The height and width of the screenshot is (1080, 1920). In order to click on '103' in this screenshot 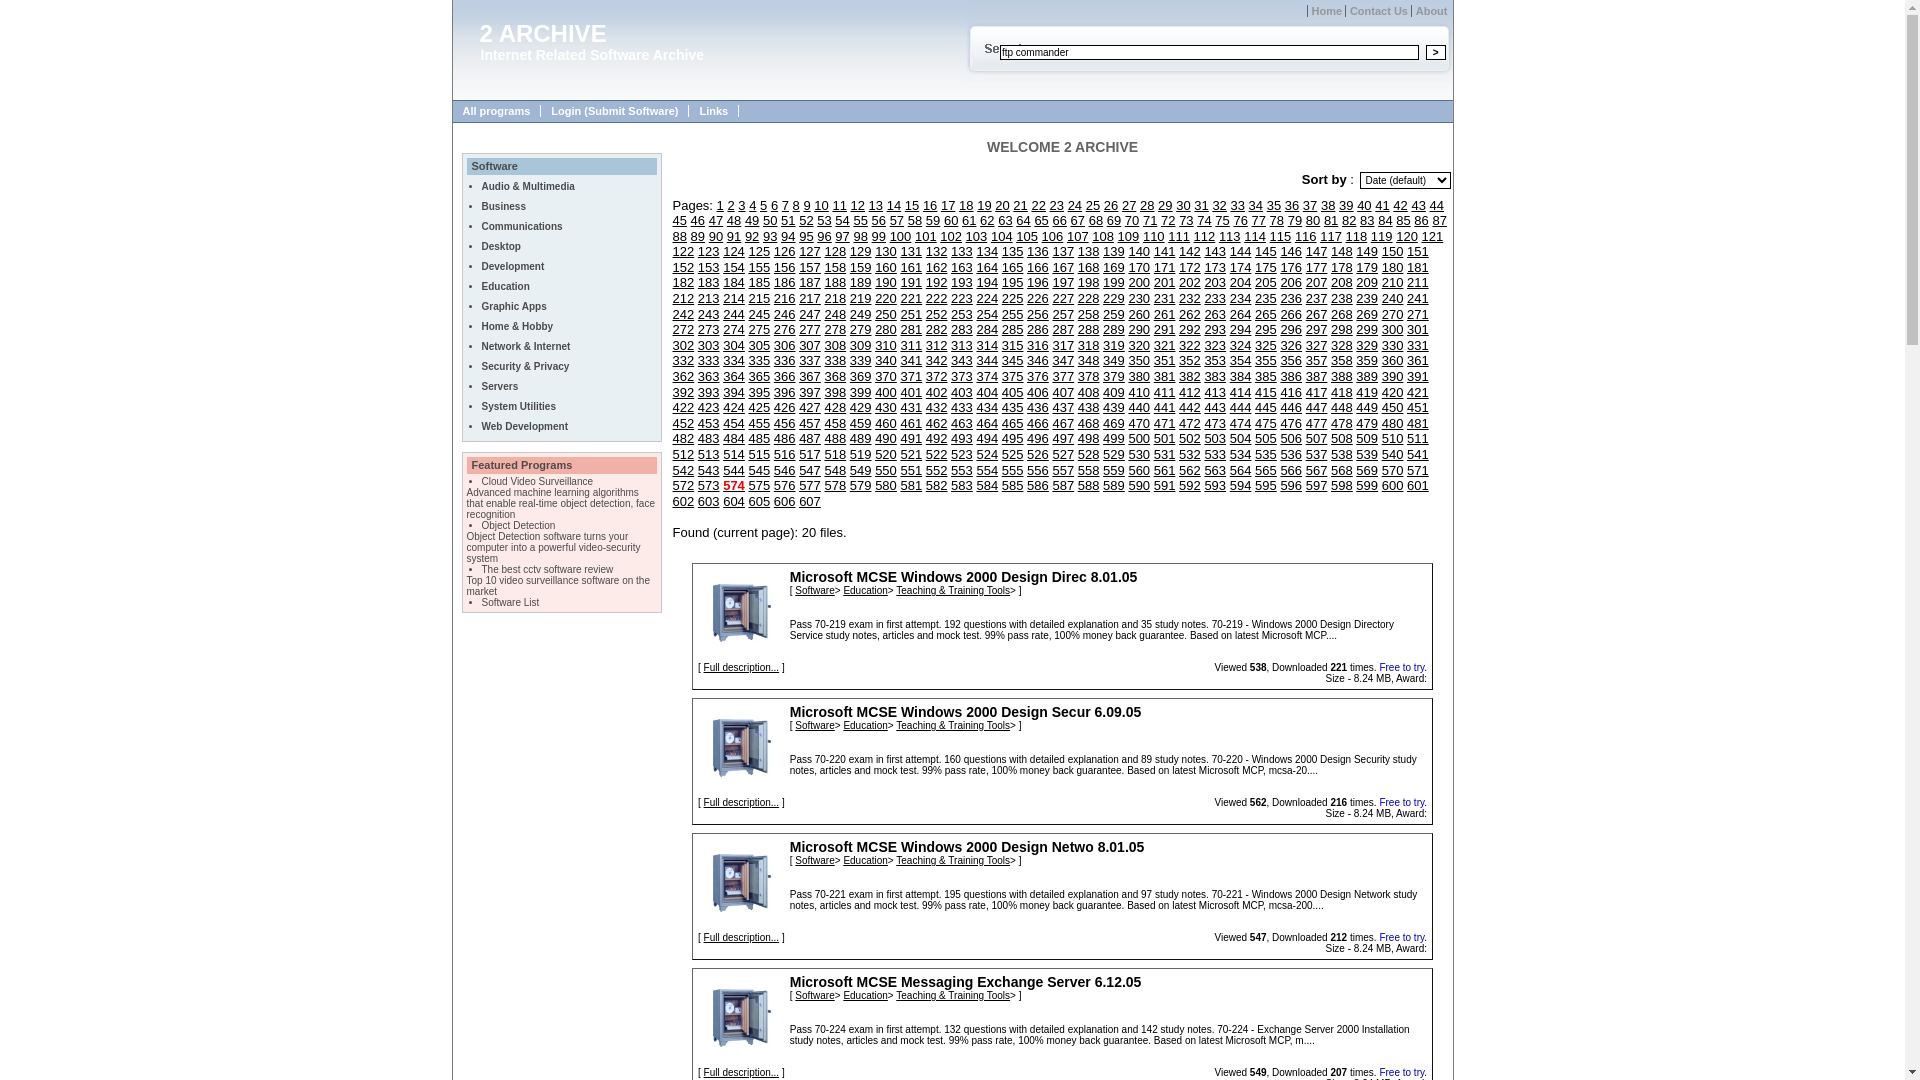, I will do `click(965, 235)`.